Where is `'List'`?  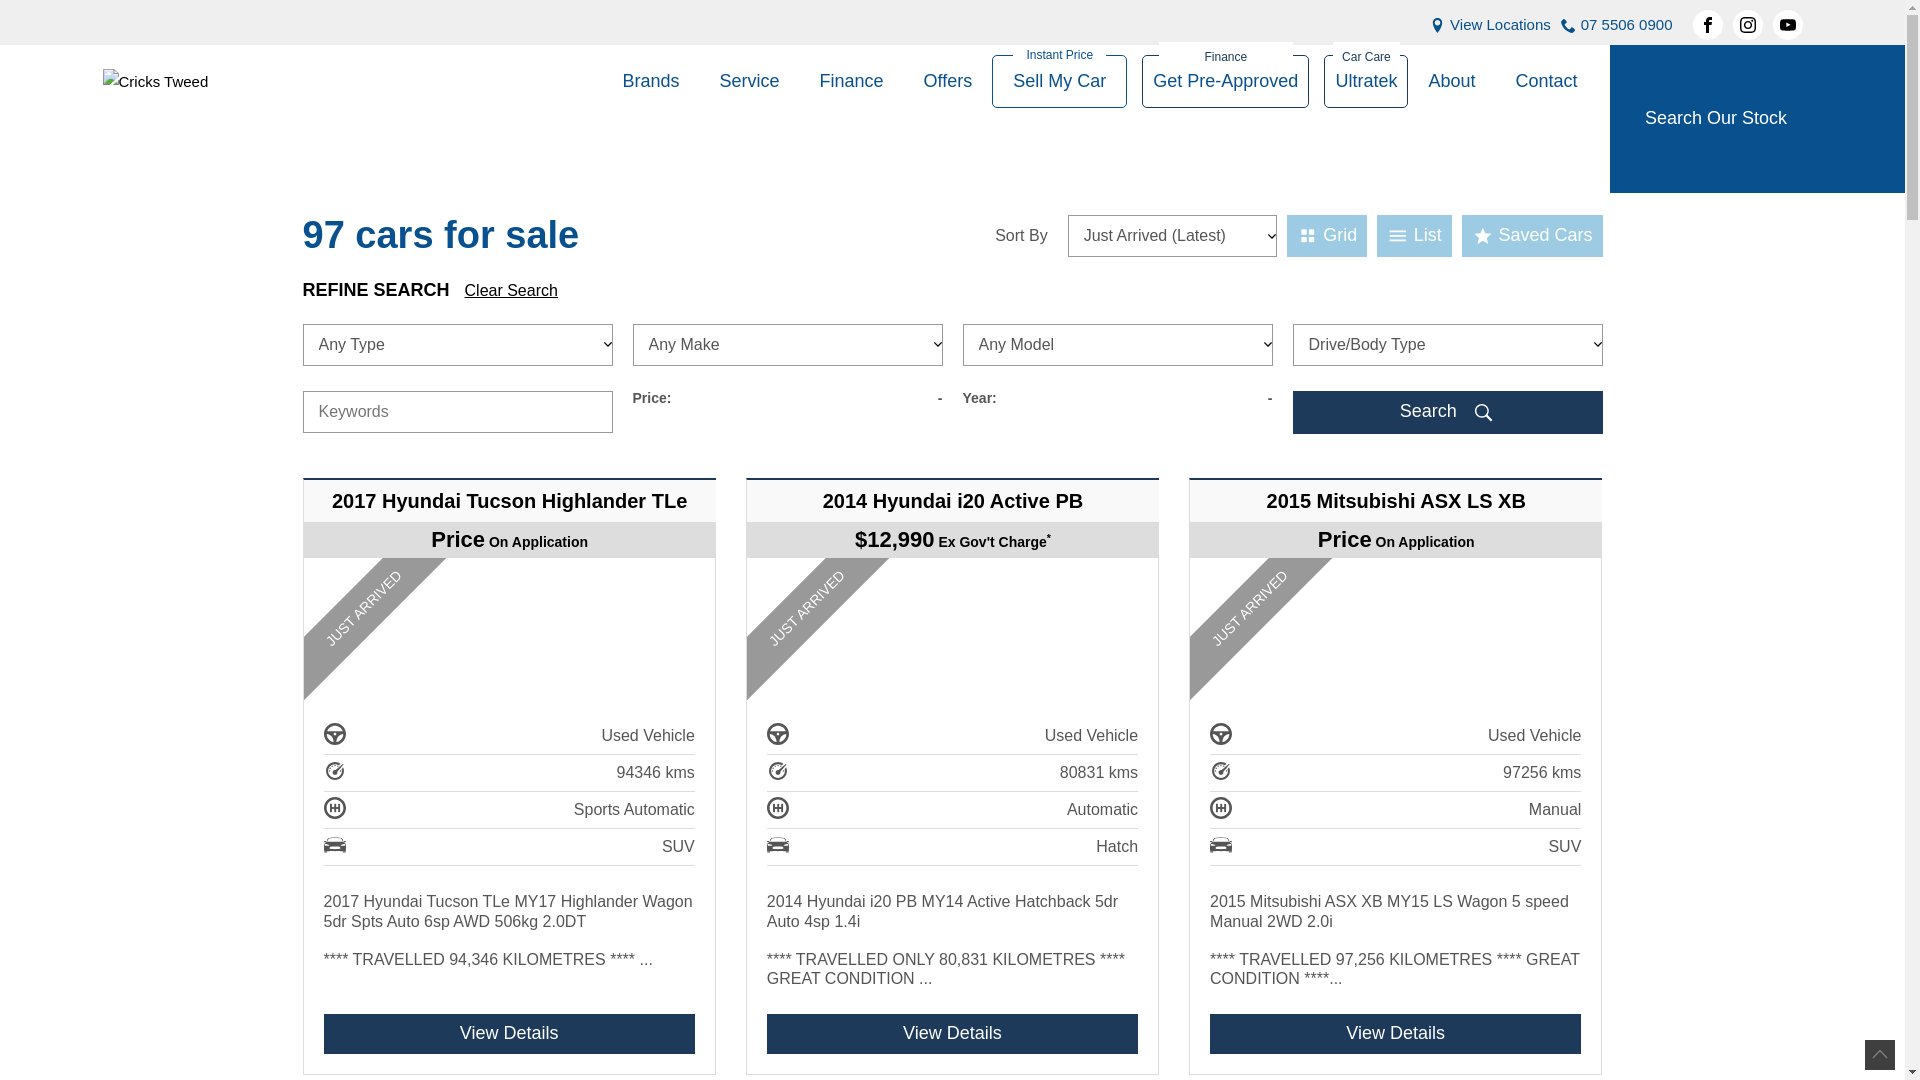 'List' is located at coordinates (1376, 234).